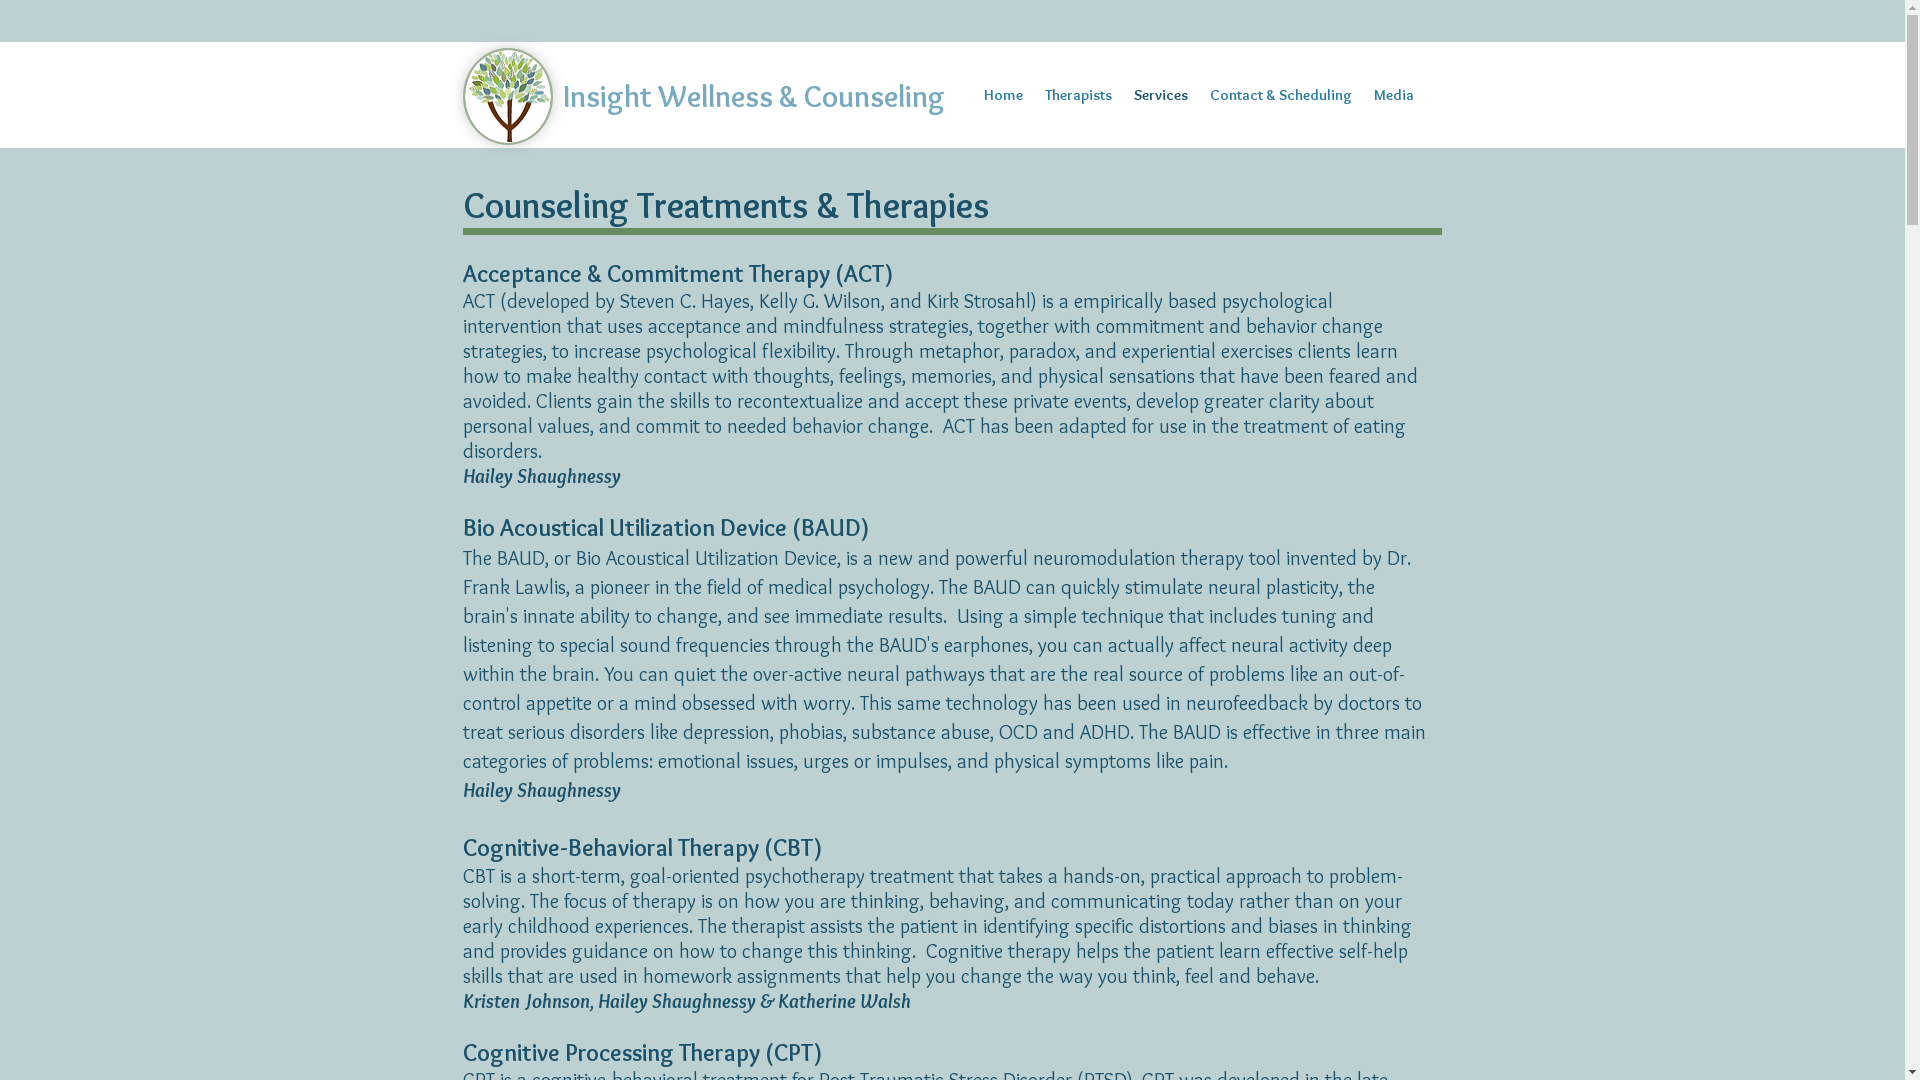 This screenshot has height=1080, width=1920. I want to click on 'Home', so click(971, 95).